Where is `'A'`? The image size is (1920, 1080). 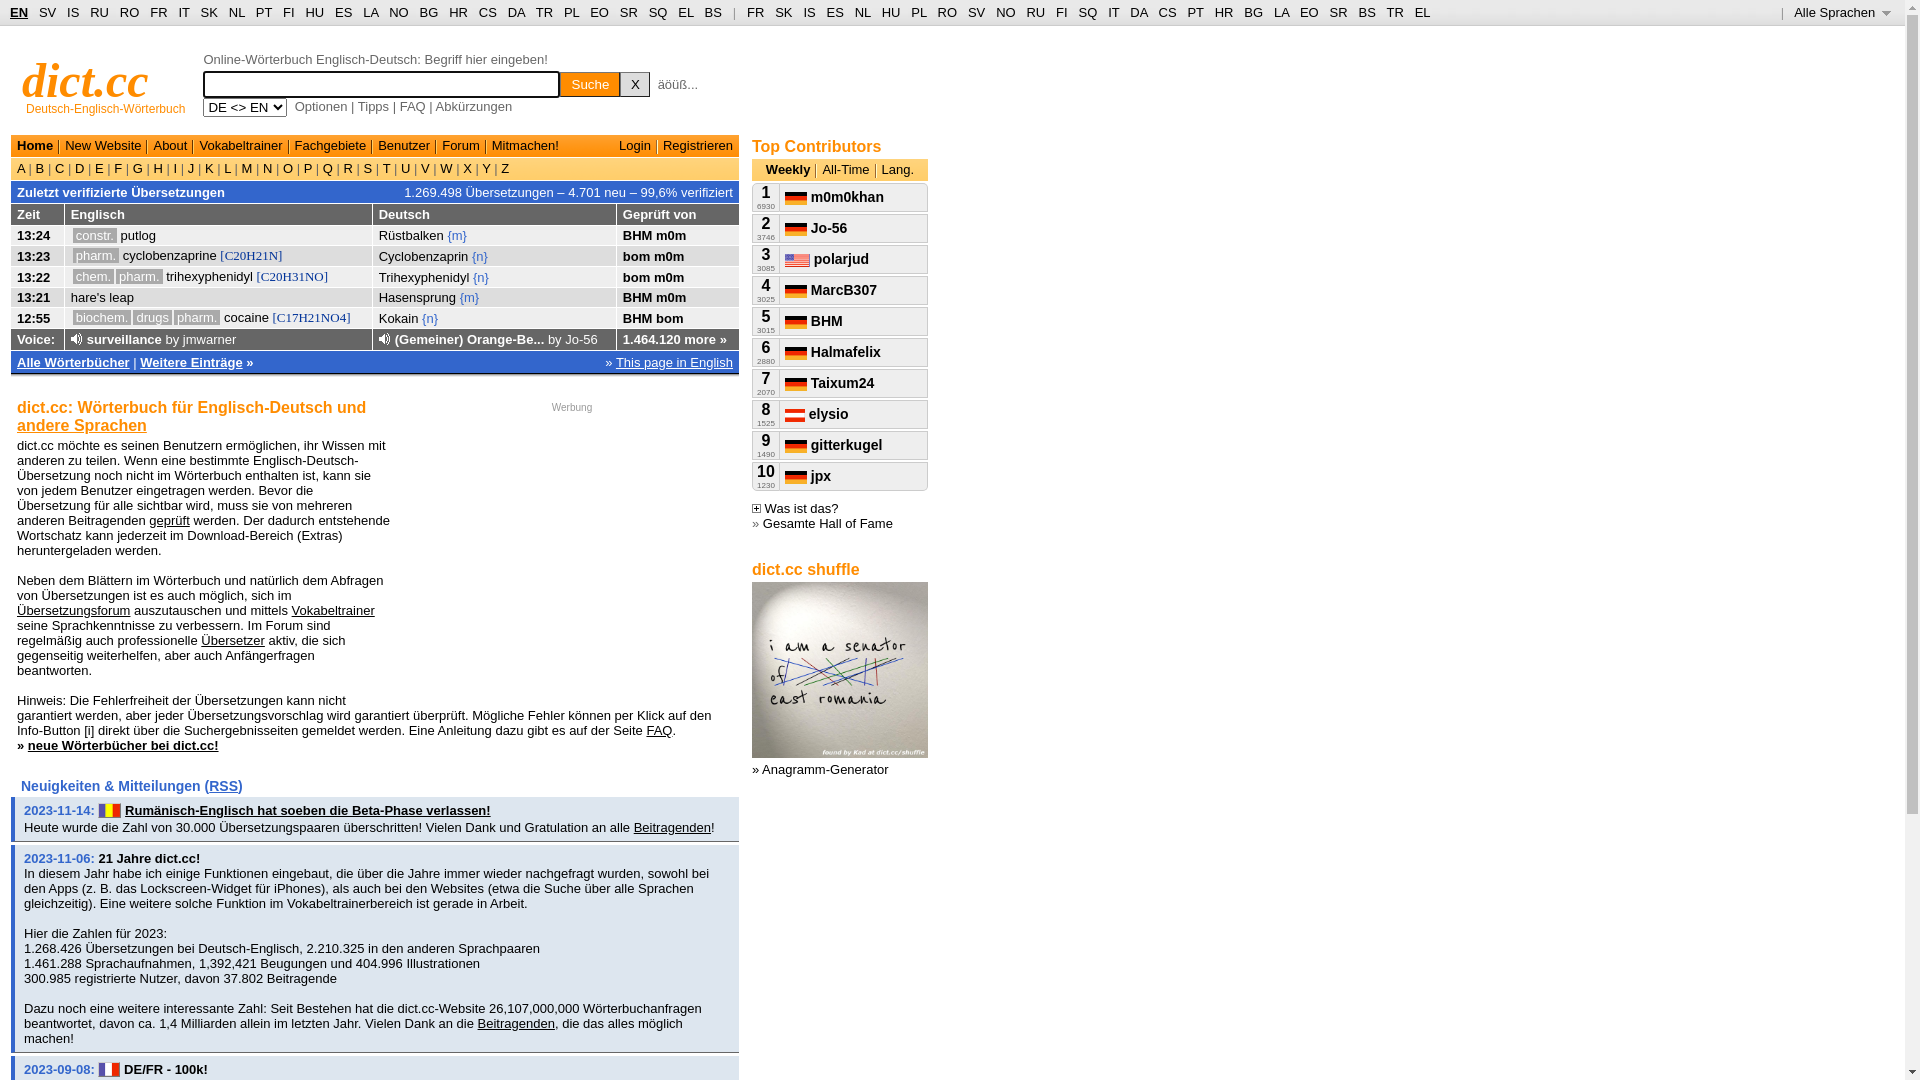 'A' is located at coordinates (23, 167).